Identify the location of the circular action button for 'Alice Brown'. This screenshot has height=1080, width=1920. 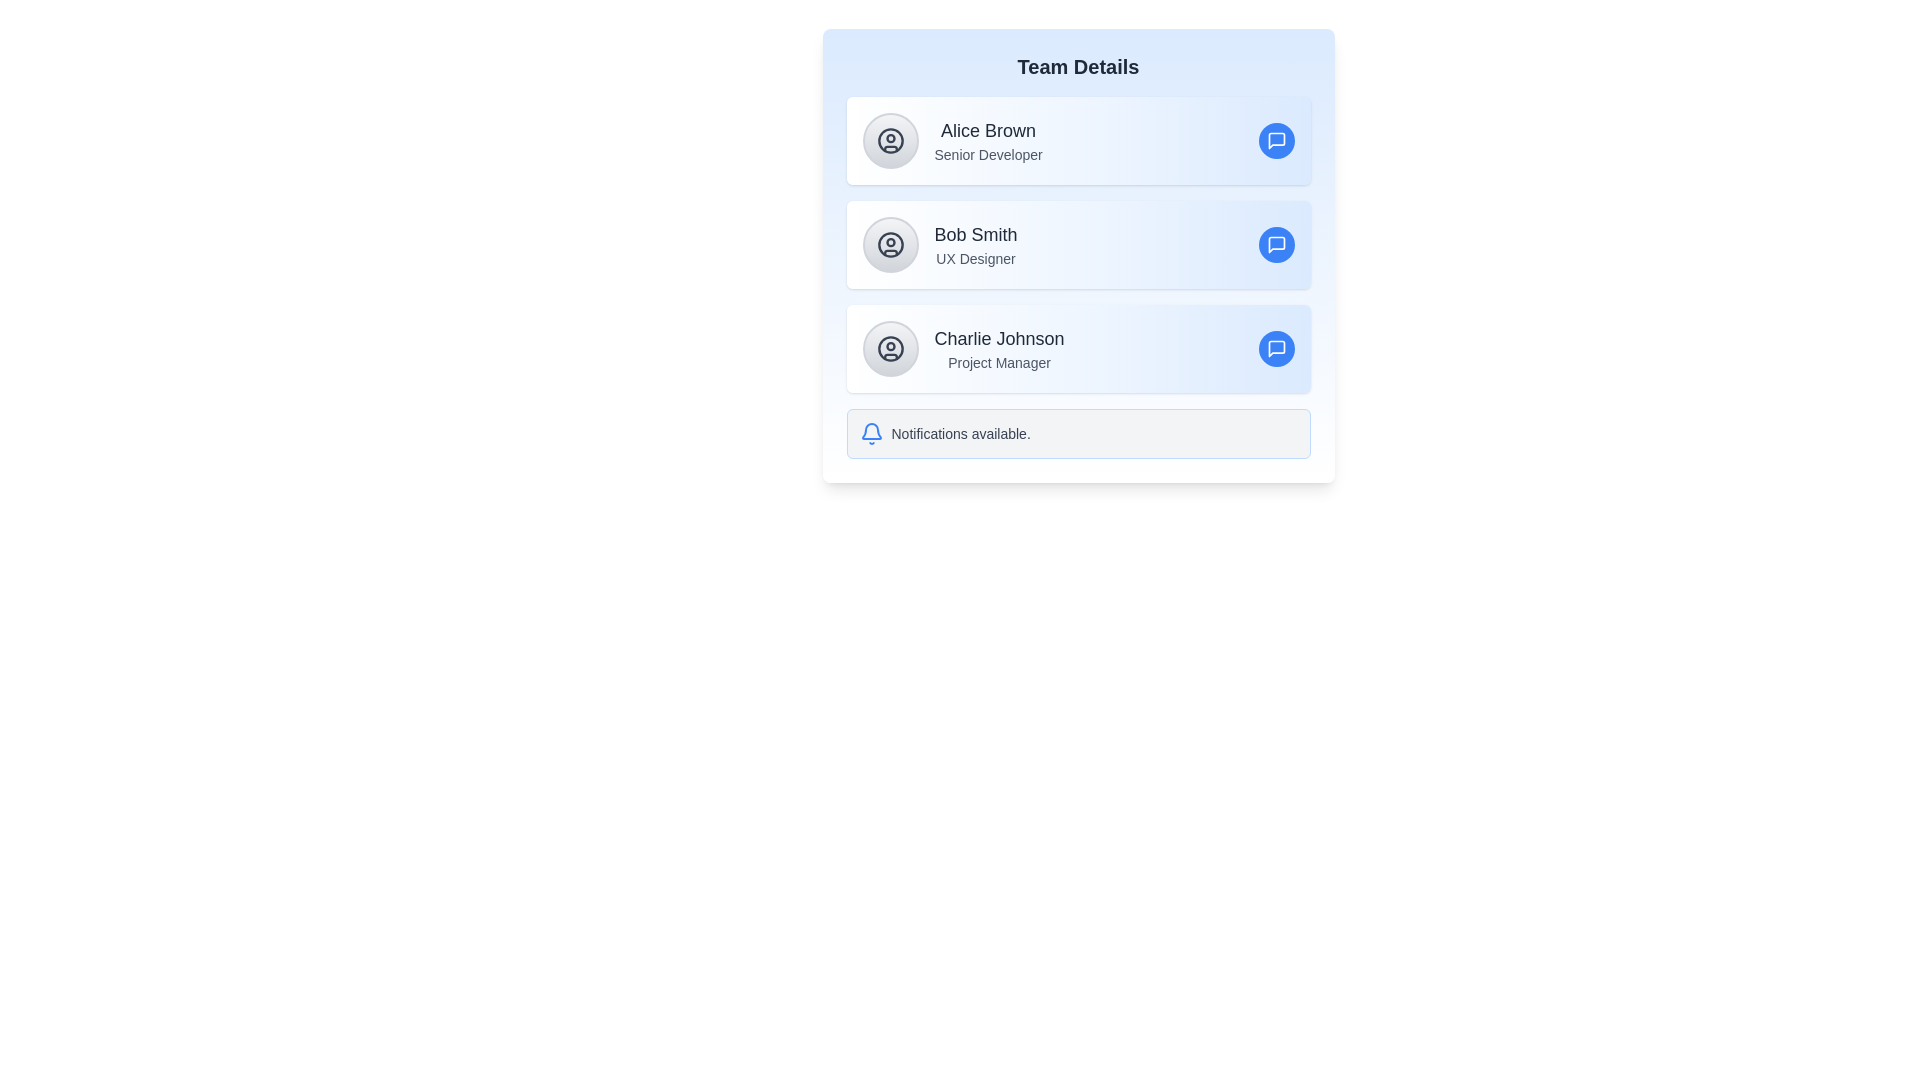
(1275, 140).